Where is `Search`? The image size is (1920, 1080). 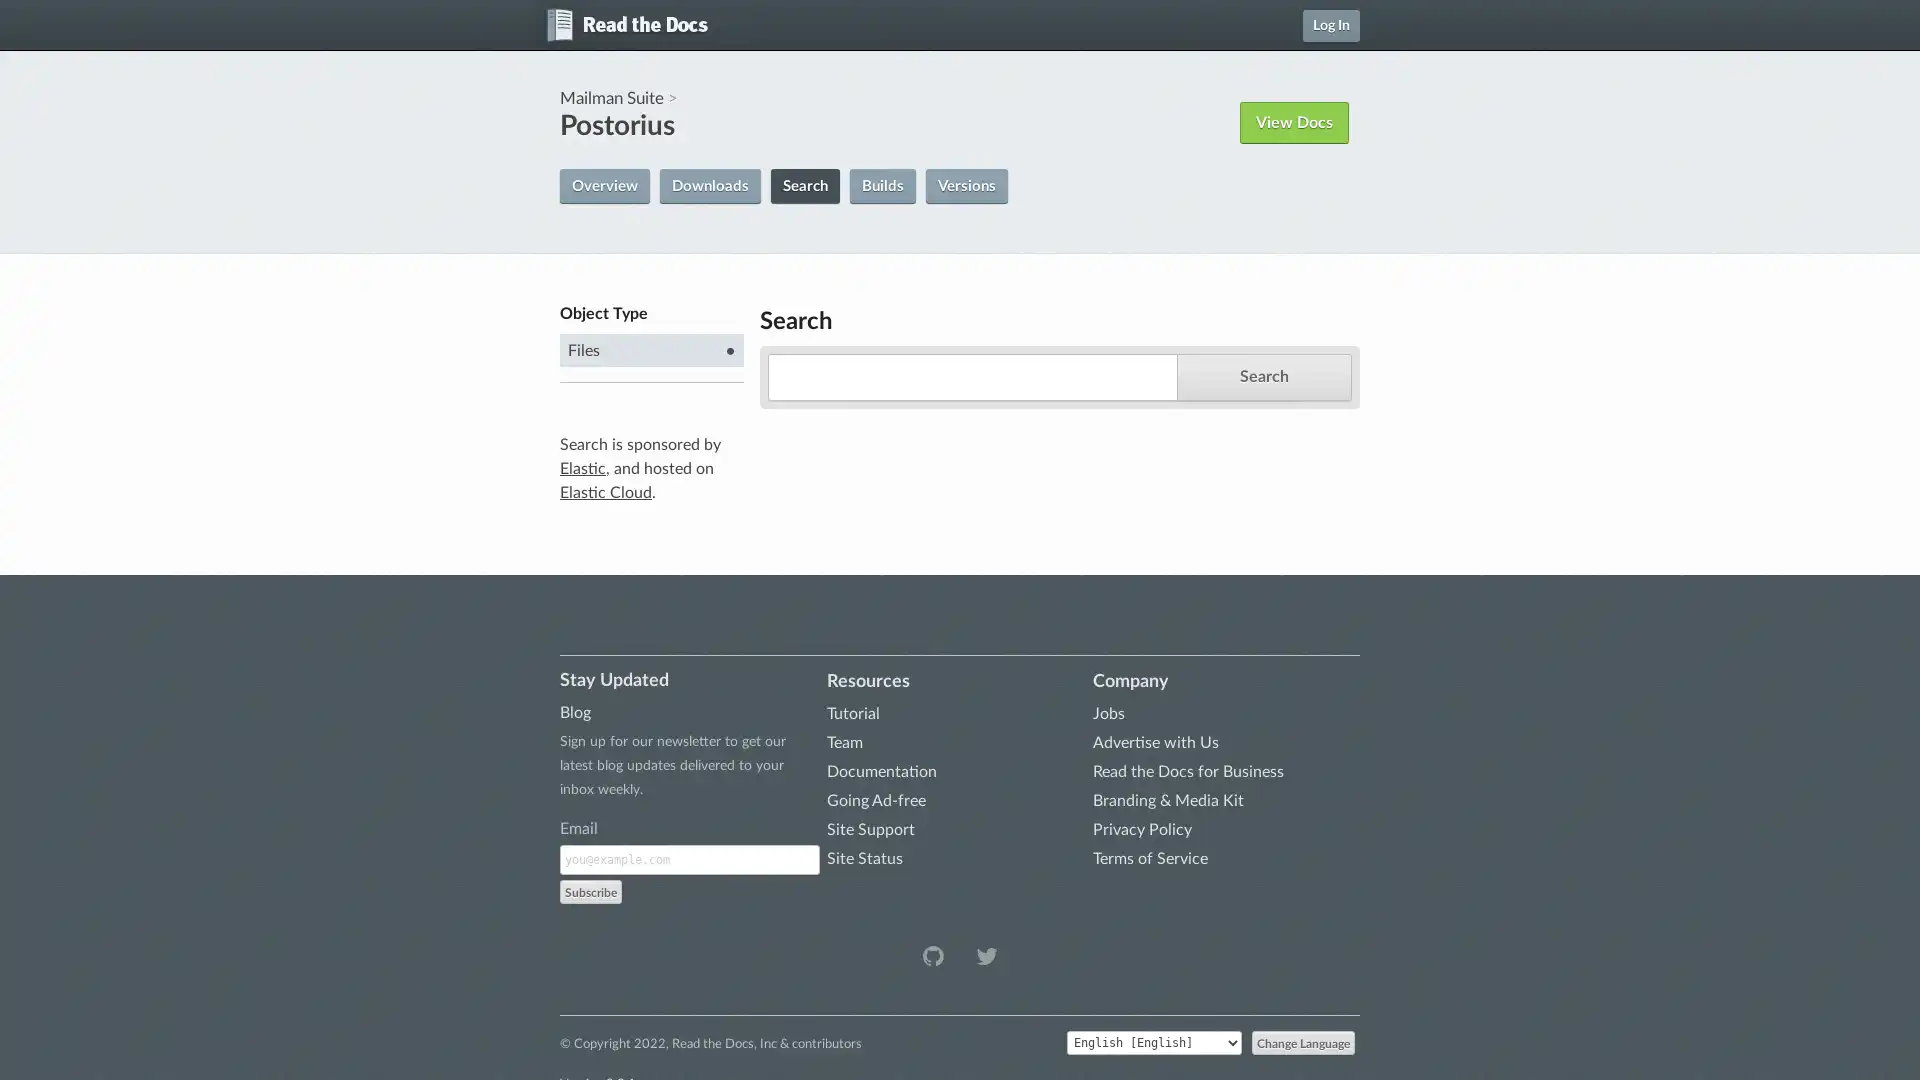
Search is located at coordinates (1262, 376).